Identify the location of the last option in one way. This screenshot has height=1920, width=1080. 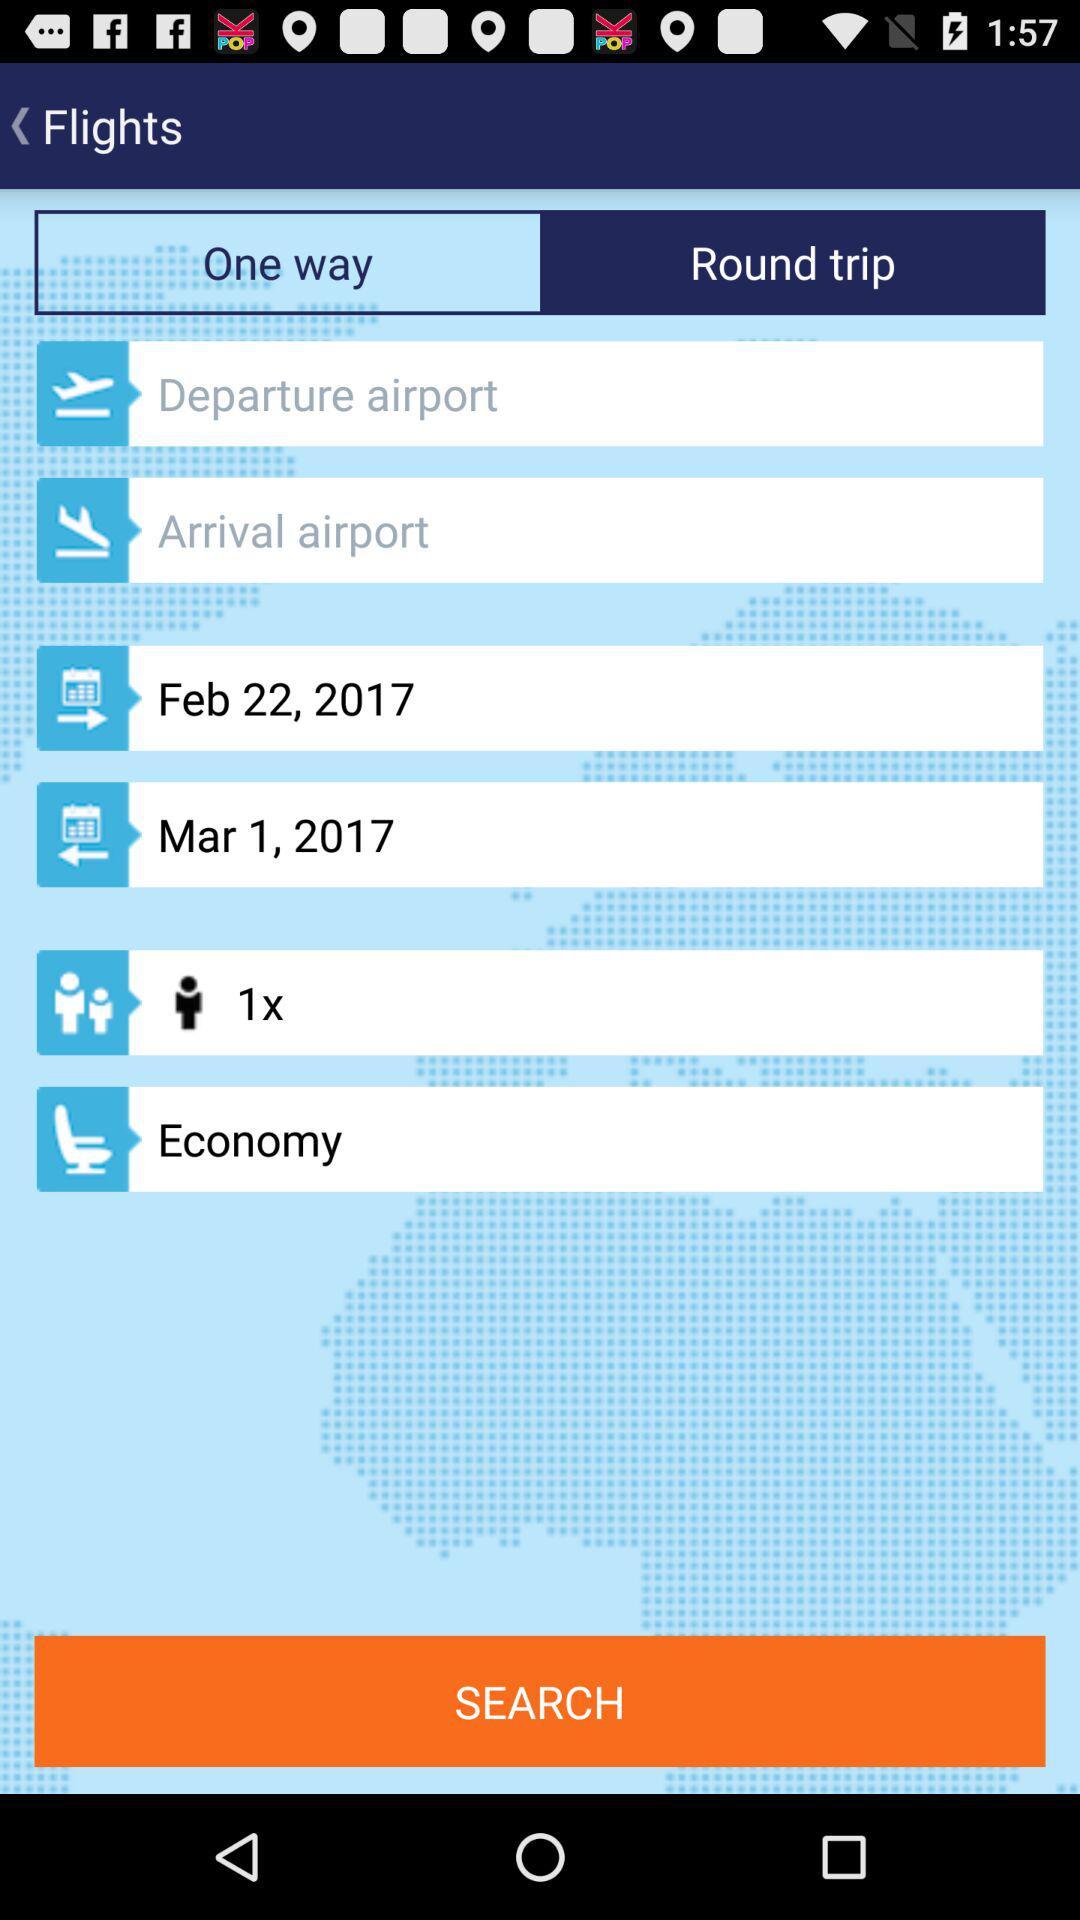
(540, 1139).